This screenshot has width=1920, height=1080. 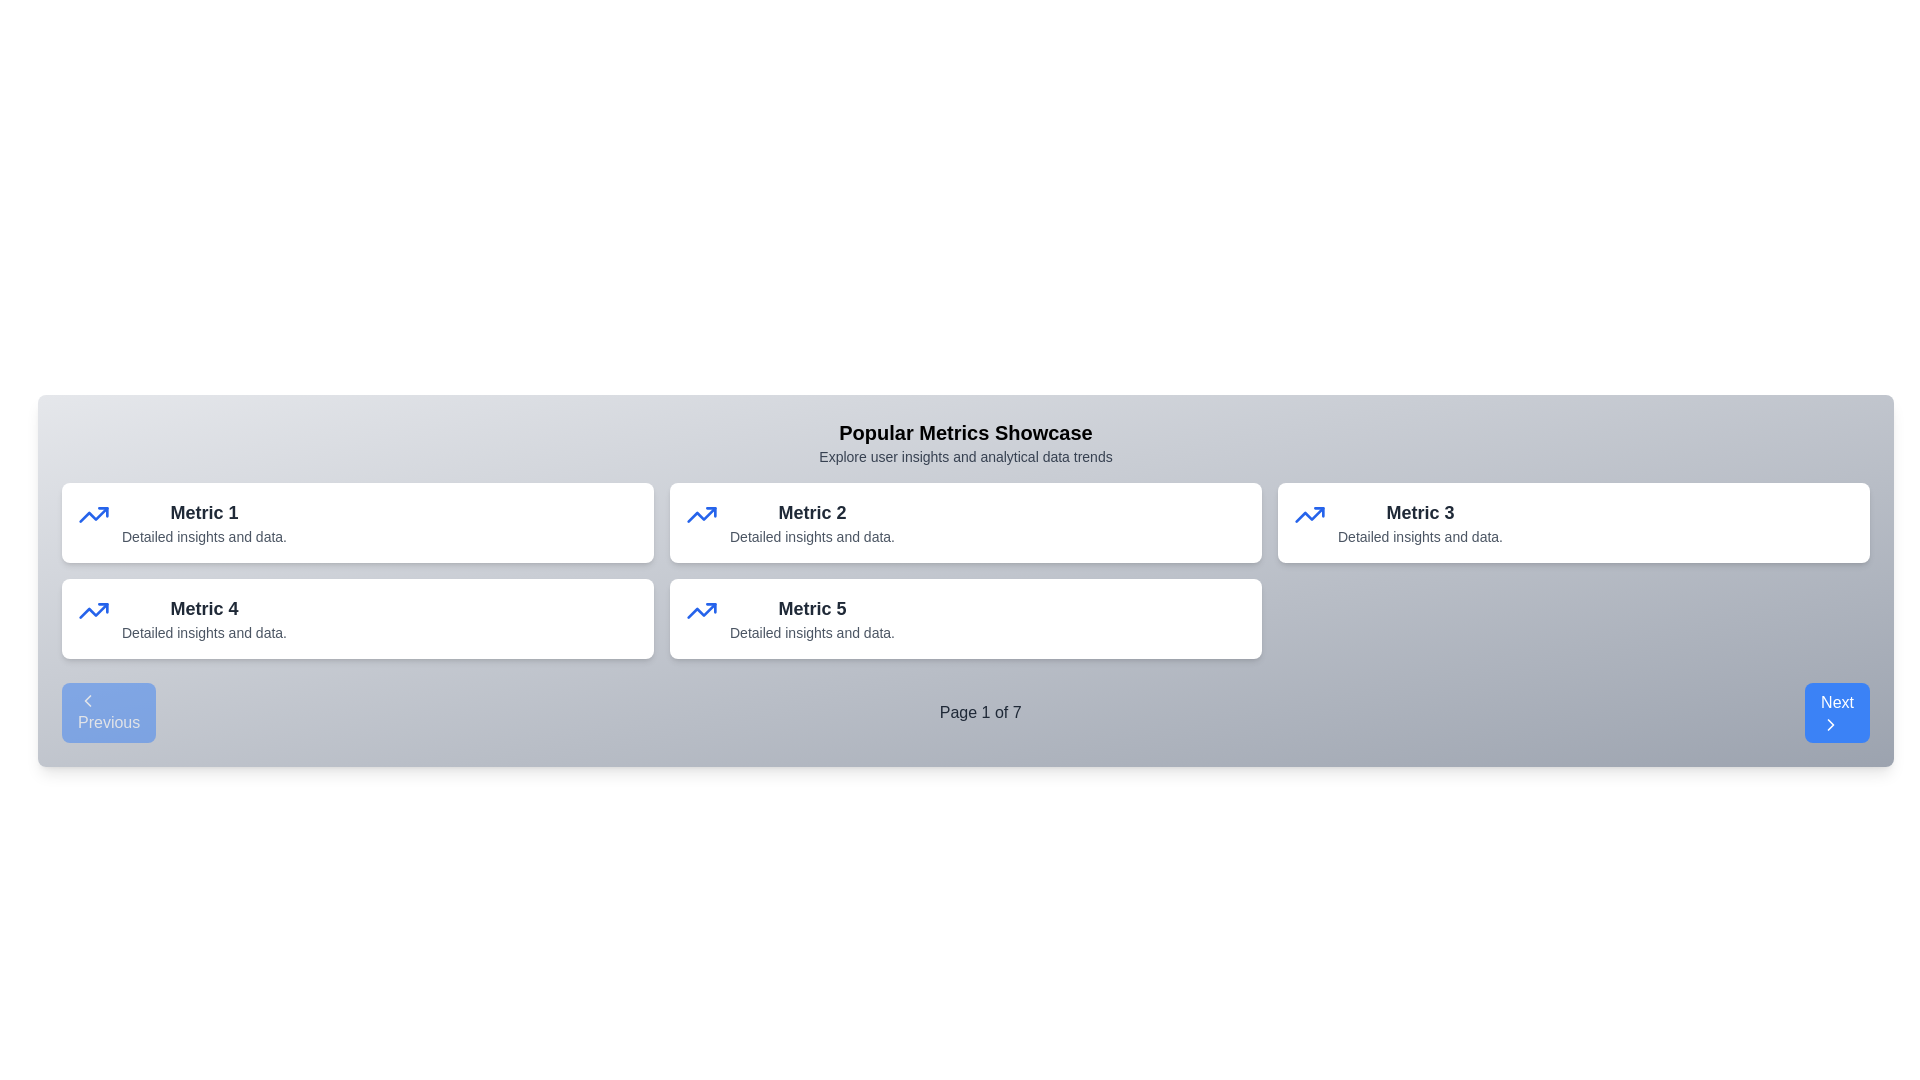 I want to click on the Informational Card displaying 'Metric 2', positioned in the middle of the top row of the grid layout, so click(x=965, y=522).